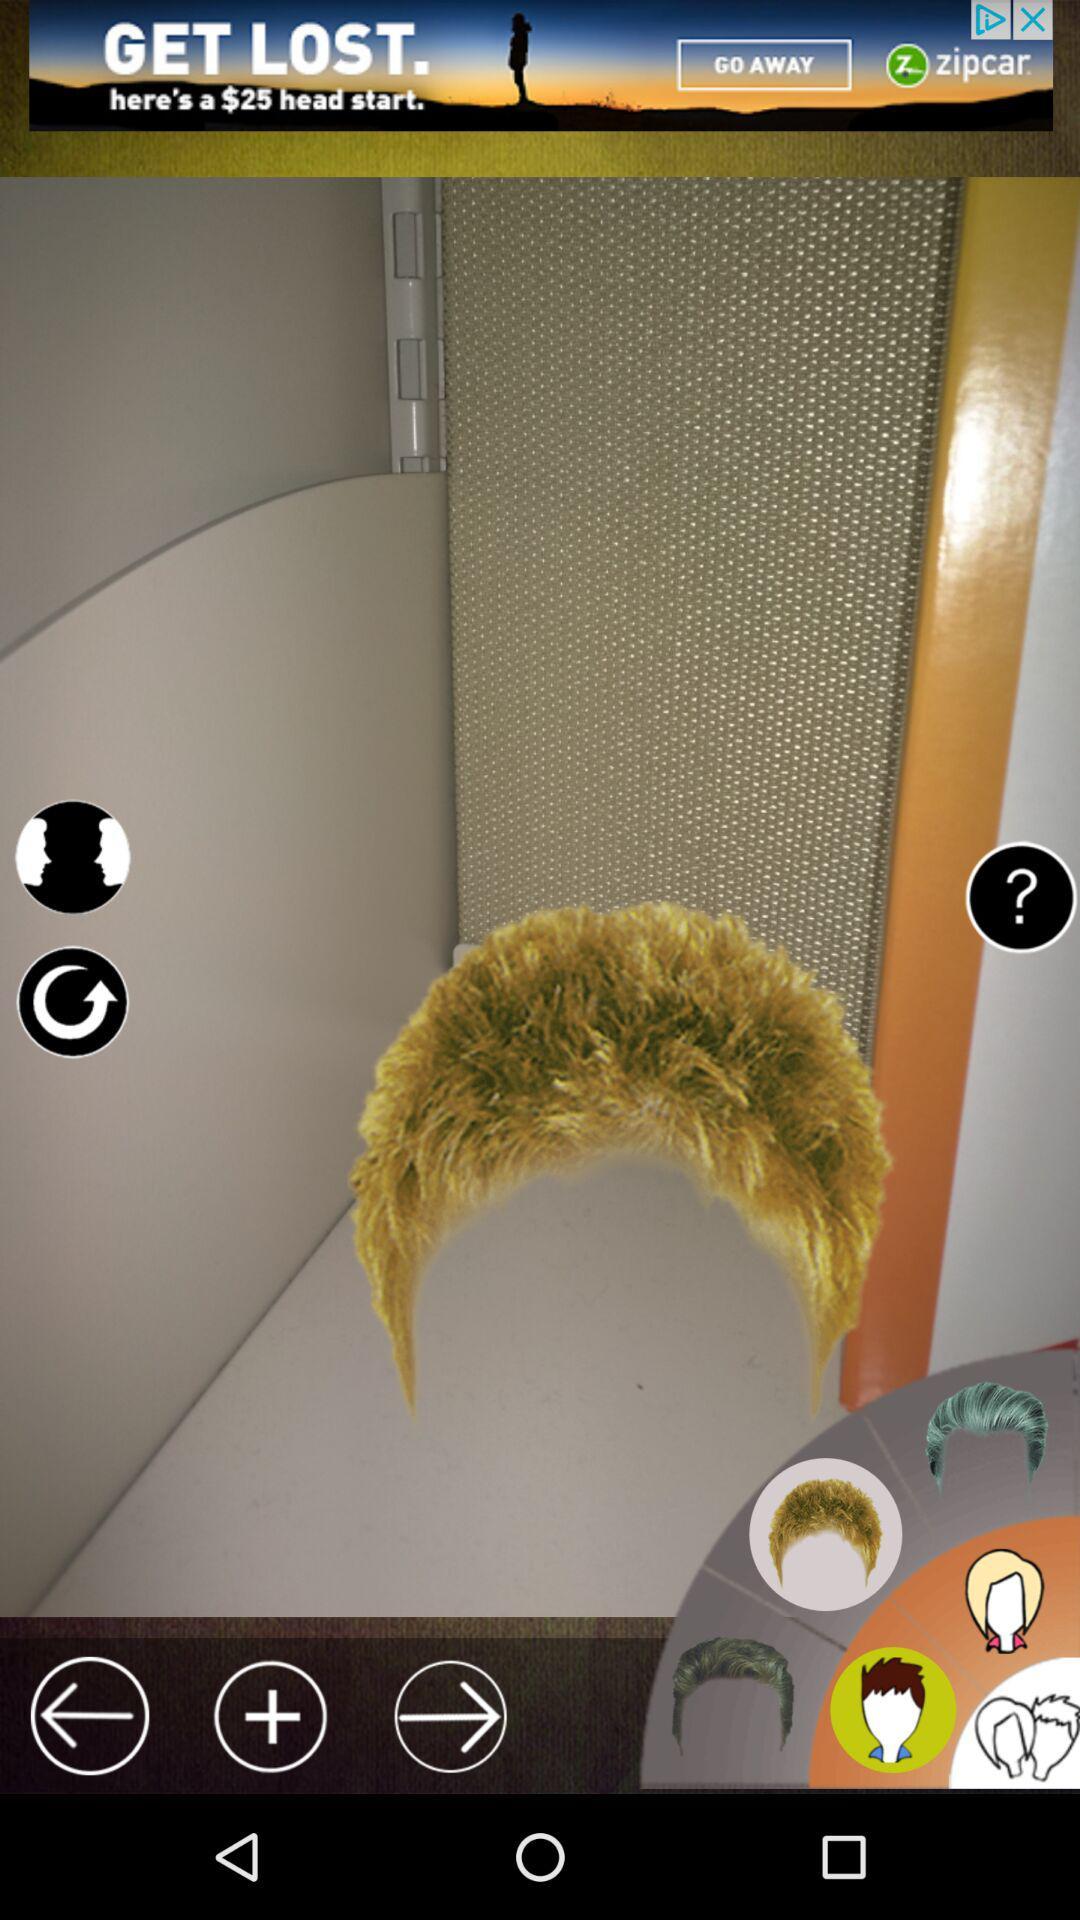 Image resolution: width=1080 pixels, height=1920 pixels. I want to click on image, so click(270, 1715).